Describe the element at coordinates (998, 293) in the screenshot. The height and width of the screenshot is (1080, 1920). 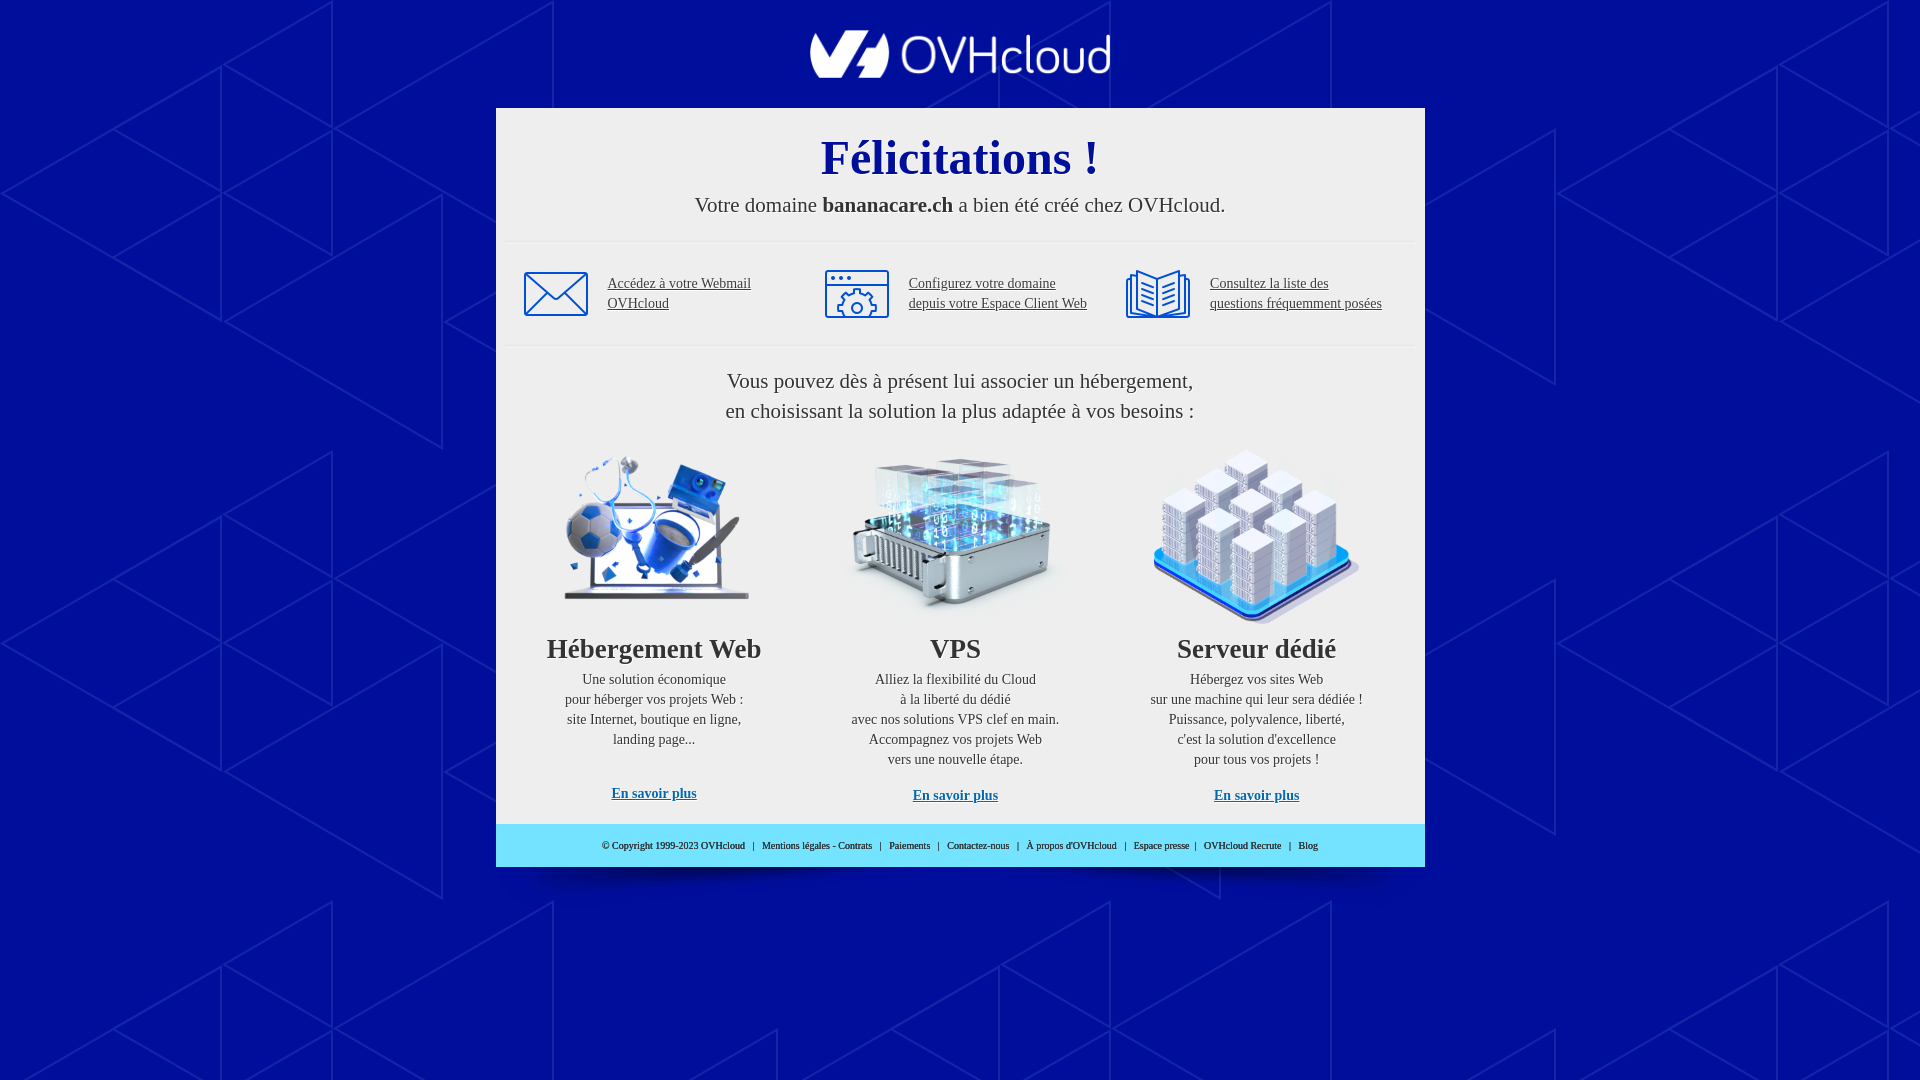
I see `'Configurez votre domaine` at that location.